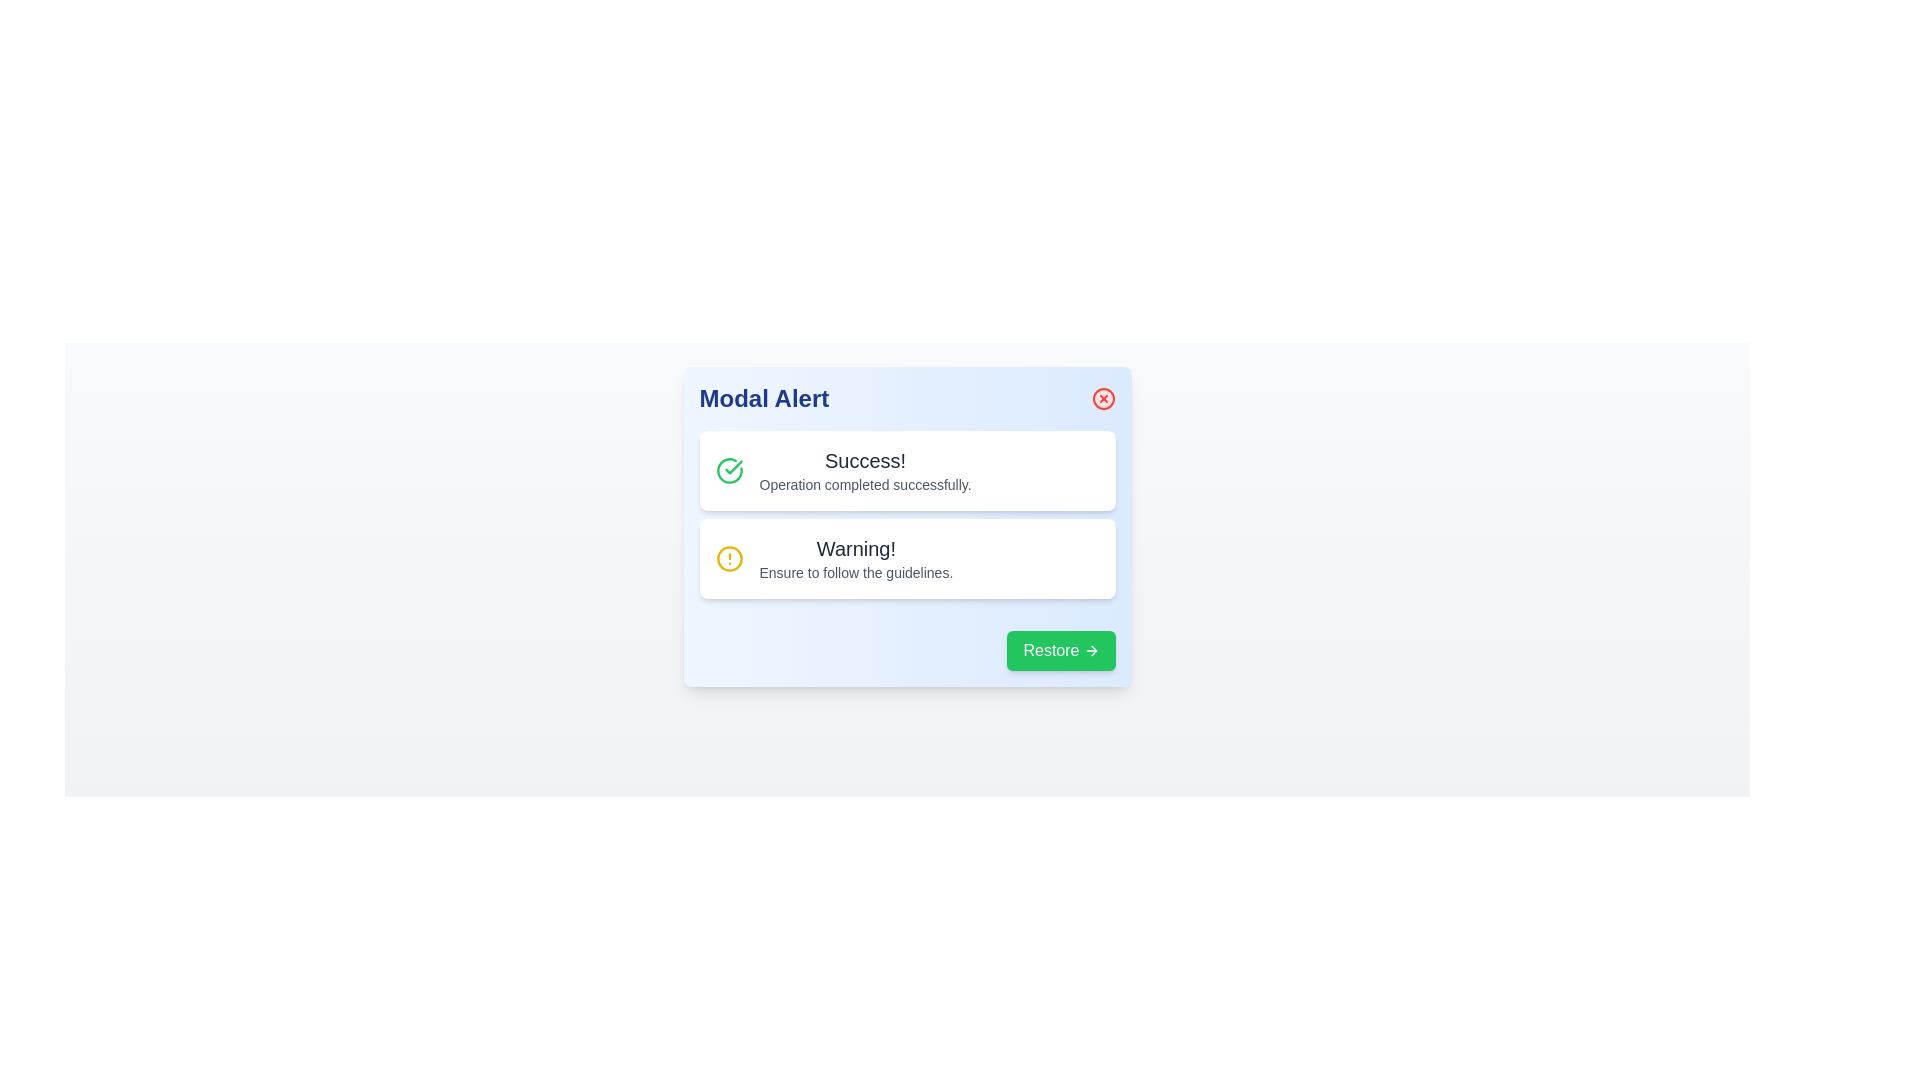 This screenshot has height=1080, width=1920. I want to click on the circular component of the warning icon located to the left of the text 'Warning! Ensure to follow the guidelines.' in the middle-left section of the modal dialogue, so click(728, 559).